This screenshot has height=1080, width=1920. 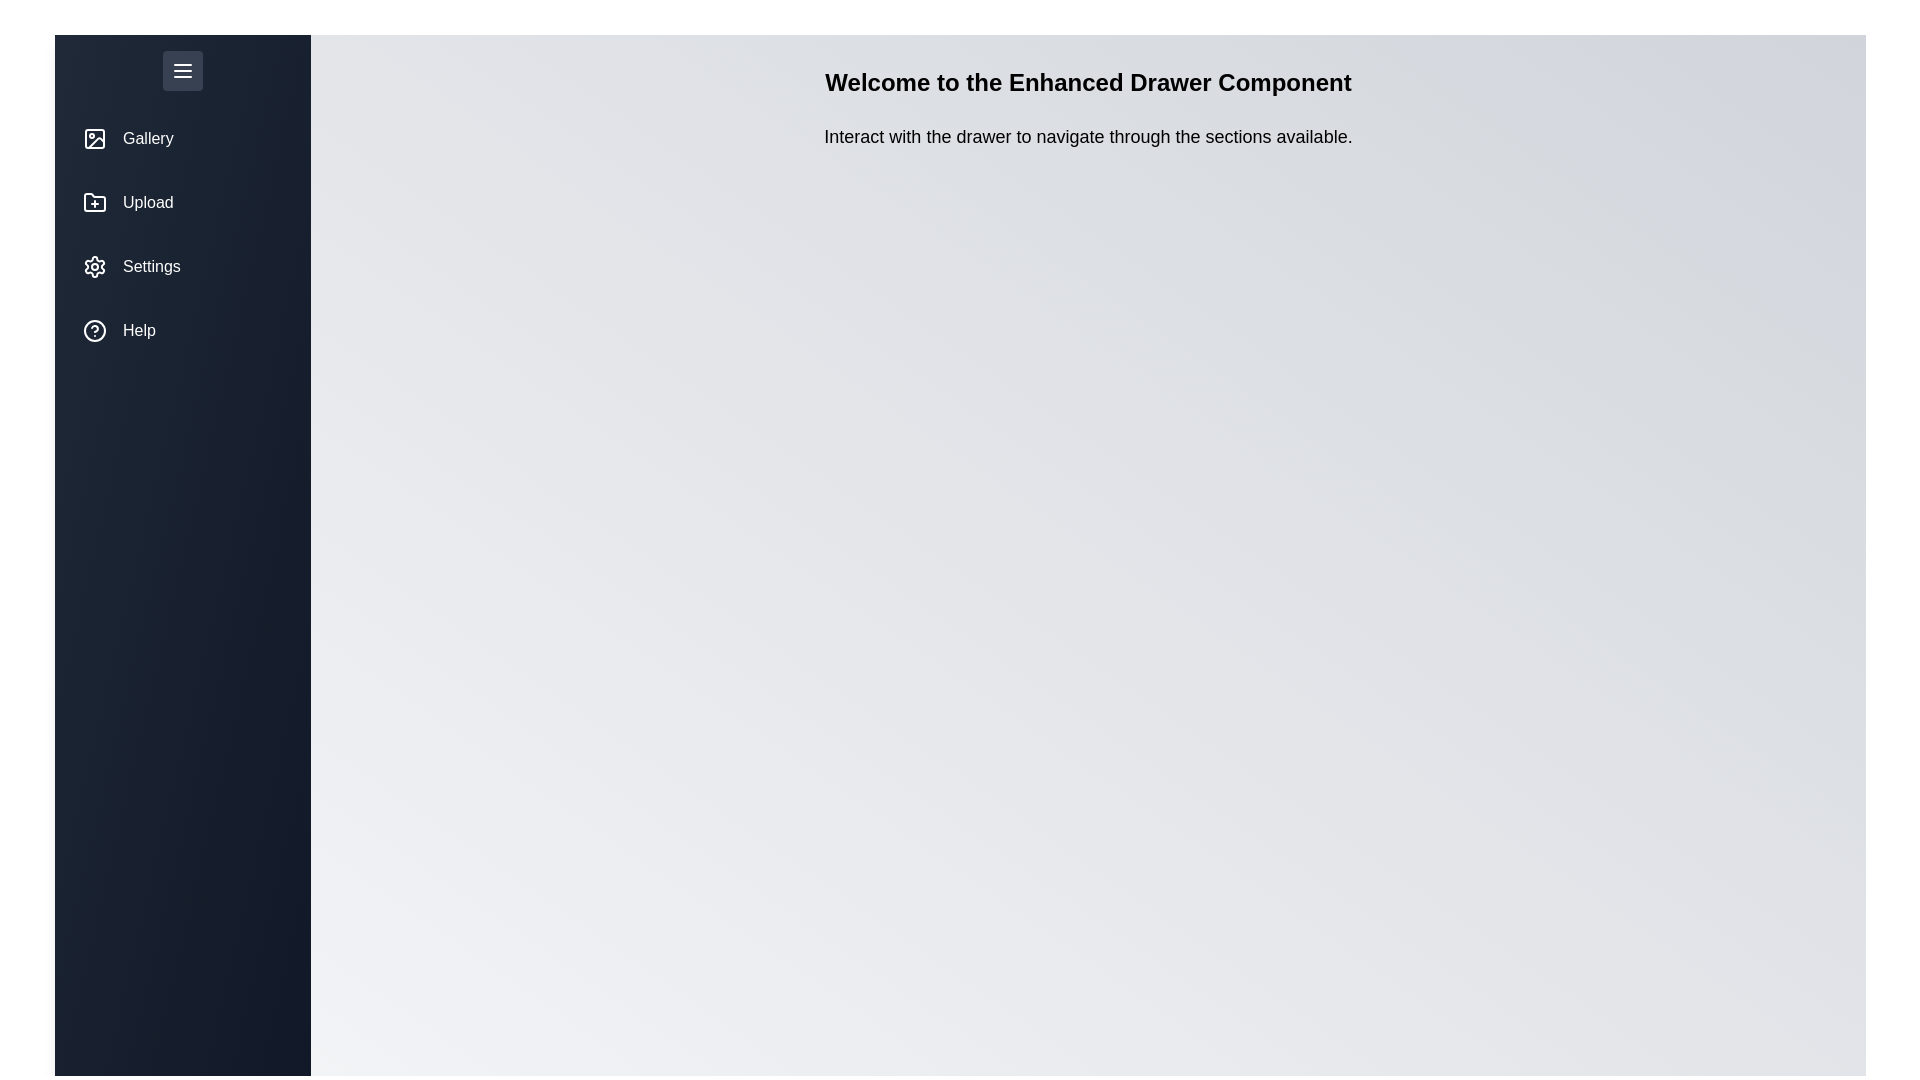 I want to click on the icon corresponding to the Gallery section, so click(x=94, y=137).